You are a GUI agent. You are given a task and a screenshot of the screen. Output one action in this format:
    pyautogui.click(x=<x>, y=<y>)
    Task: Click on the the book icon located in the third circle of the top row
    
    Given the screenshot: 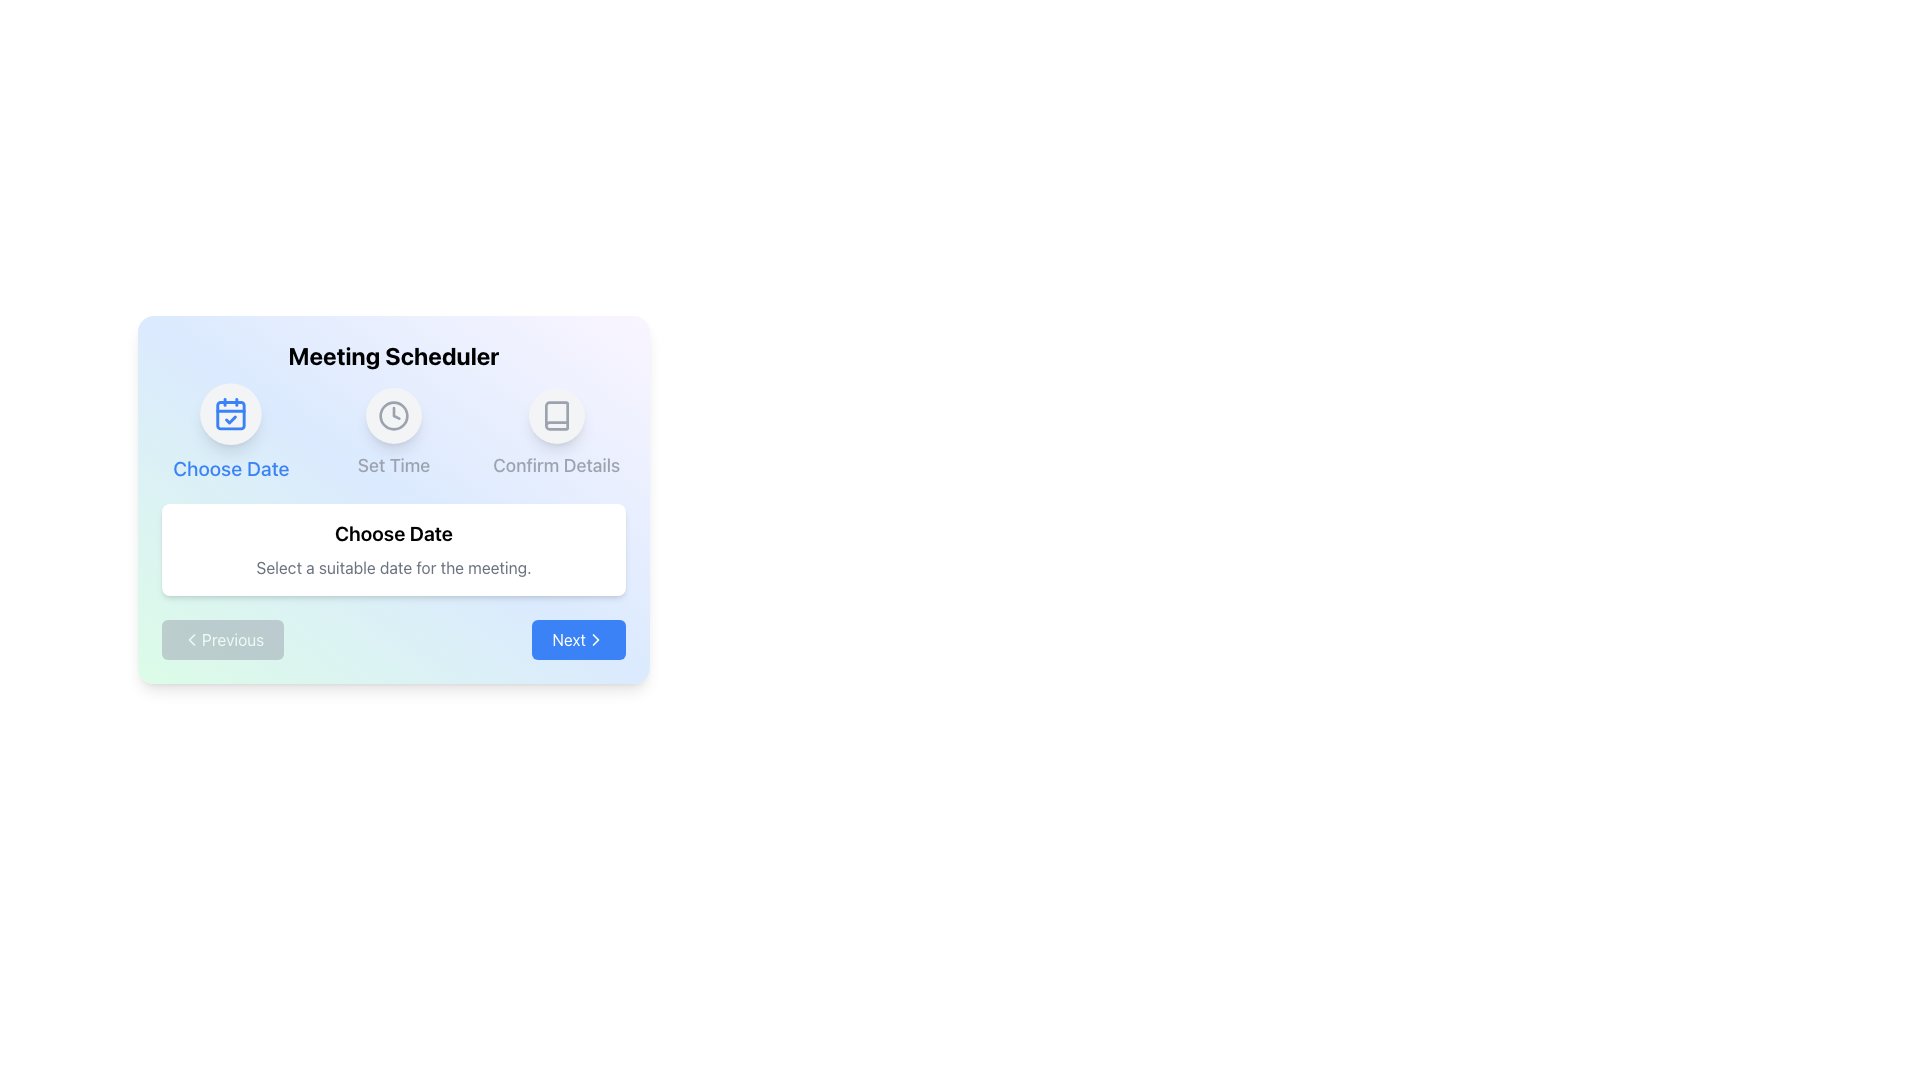 What is the action you would take?
    pyautogui.click(x=556, y=415)
    